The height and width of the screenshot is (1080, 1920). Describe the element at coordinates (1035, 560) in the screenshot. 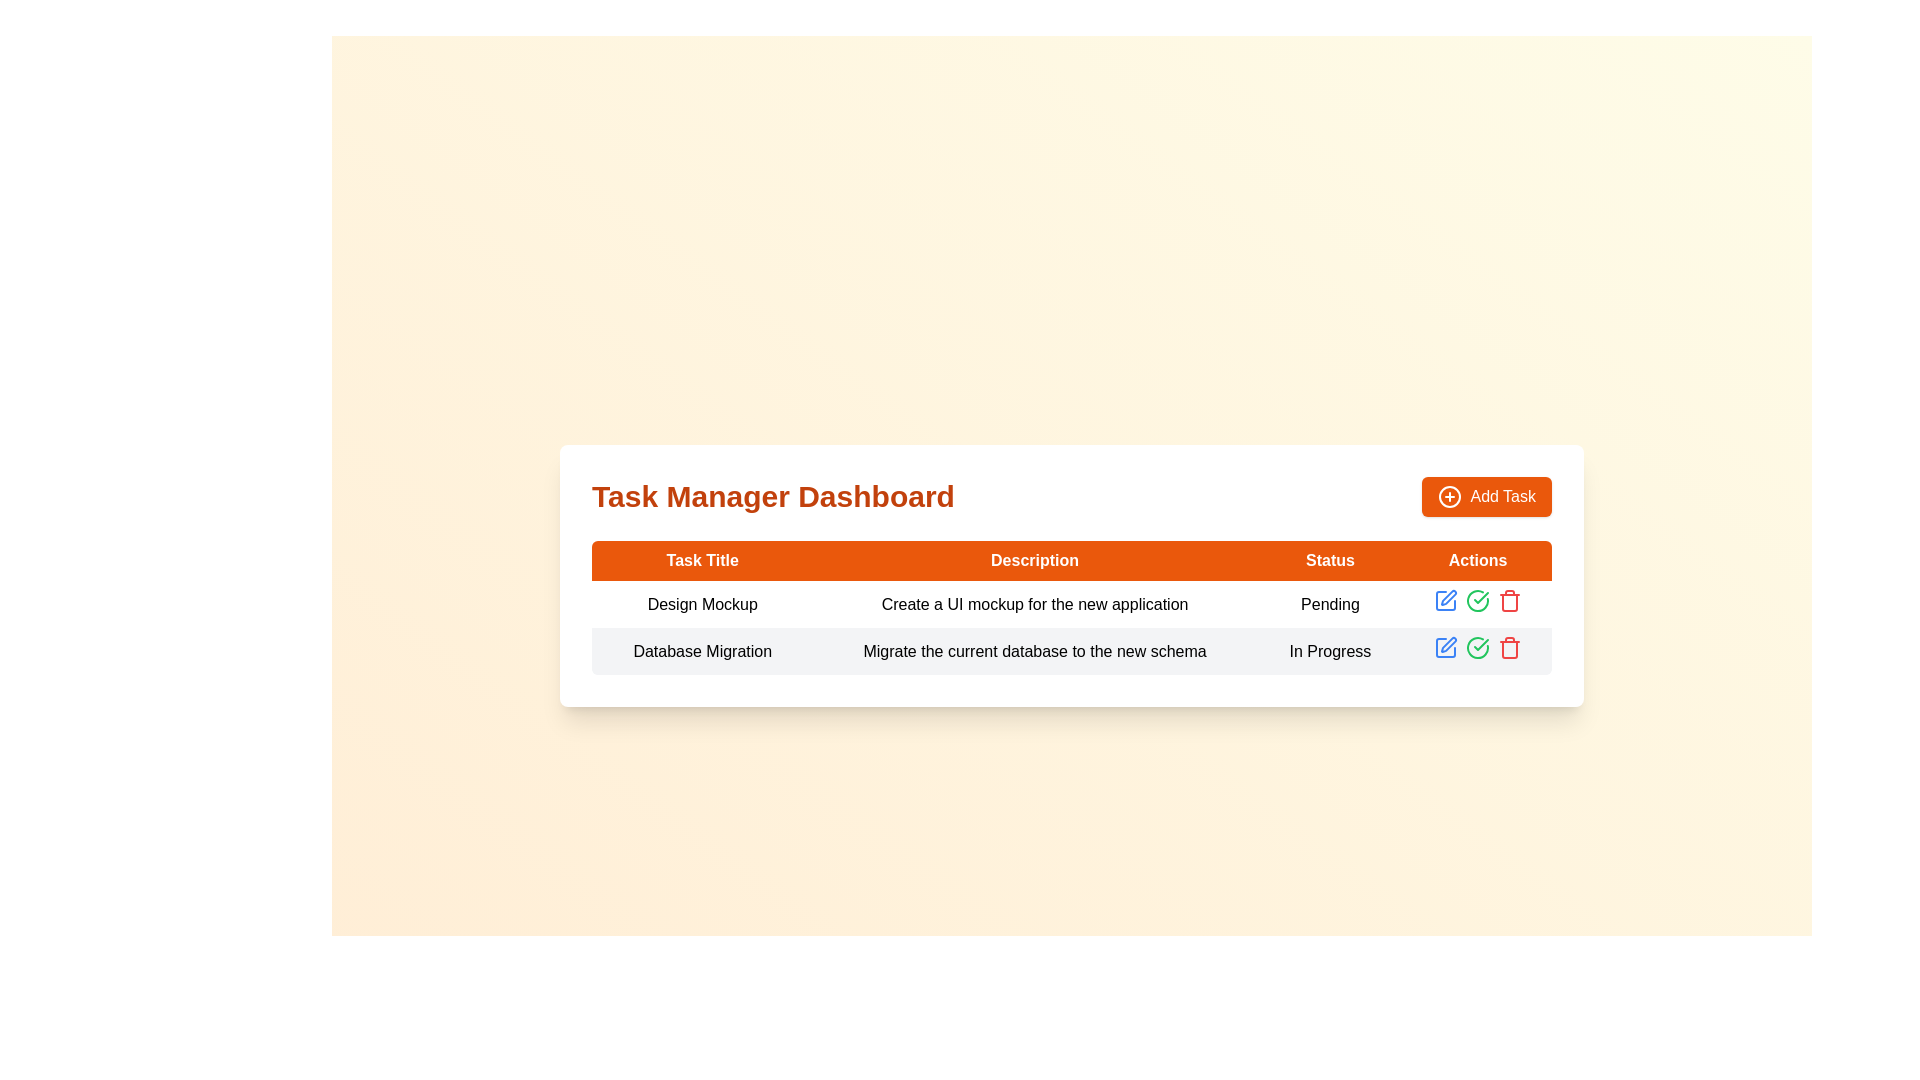

I see `the Table Header Label for the 'Description' column, which is the second item in a horizontal row of four in the table header, located between 'Task Title' and 'Status'` at that location.